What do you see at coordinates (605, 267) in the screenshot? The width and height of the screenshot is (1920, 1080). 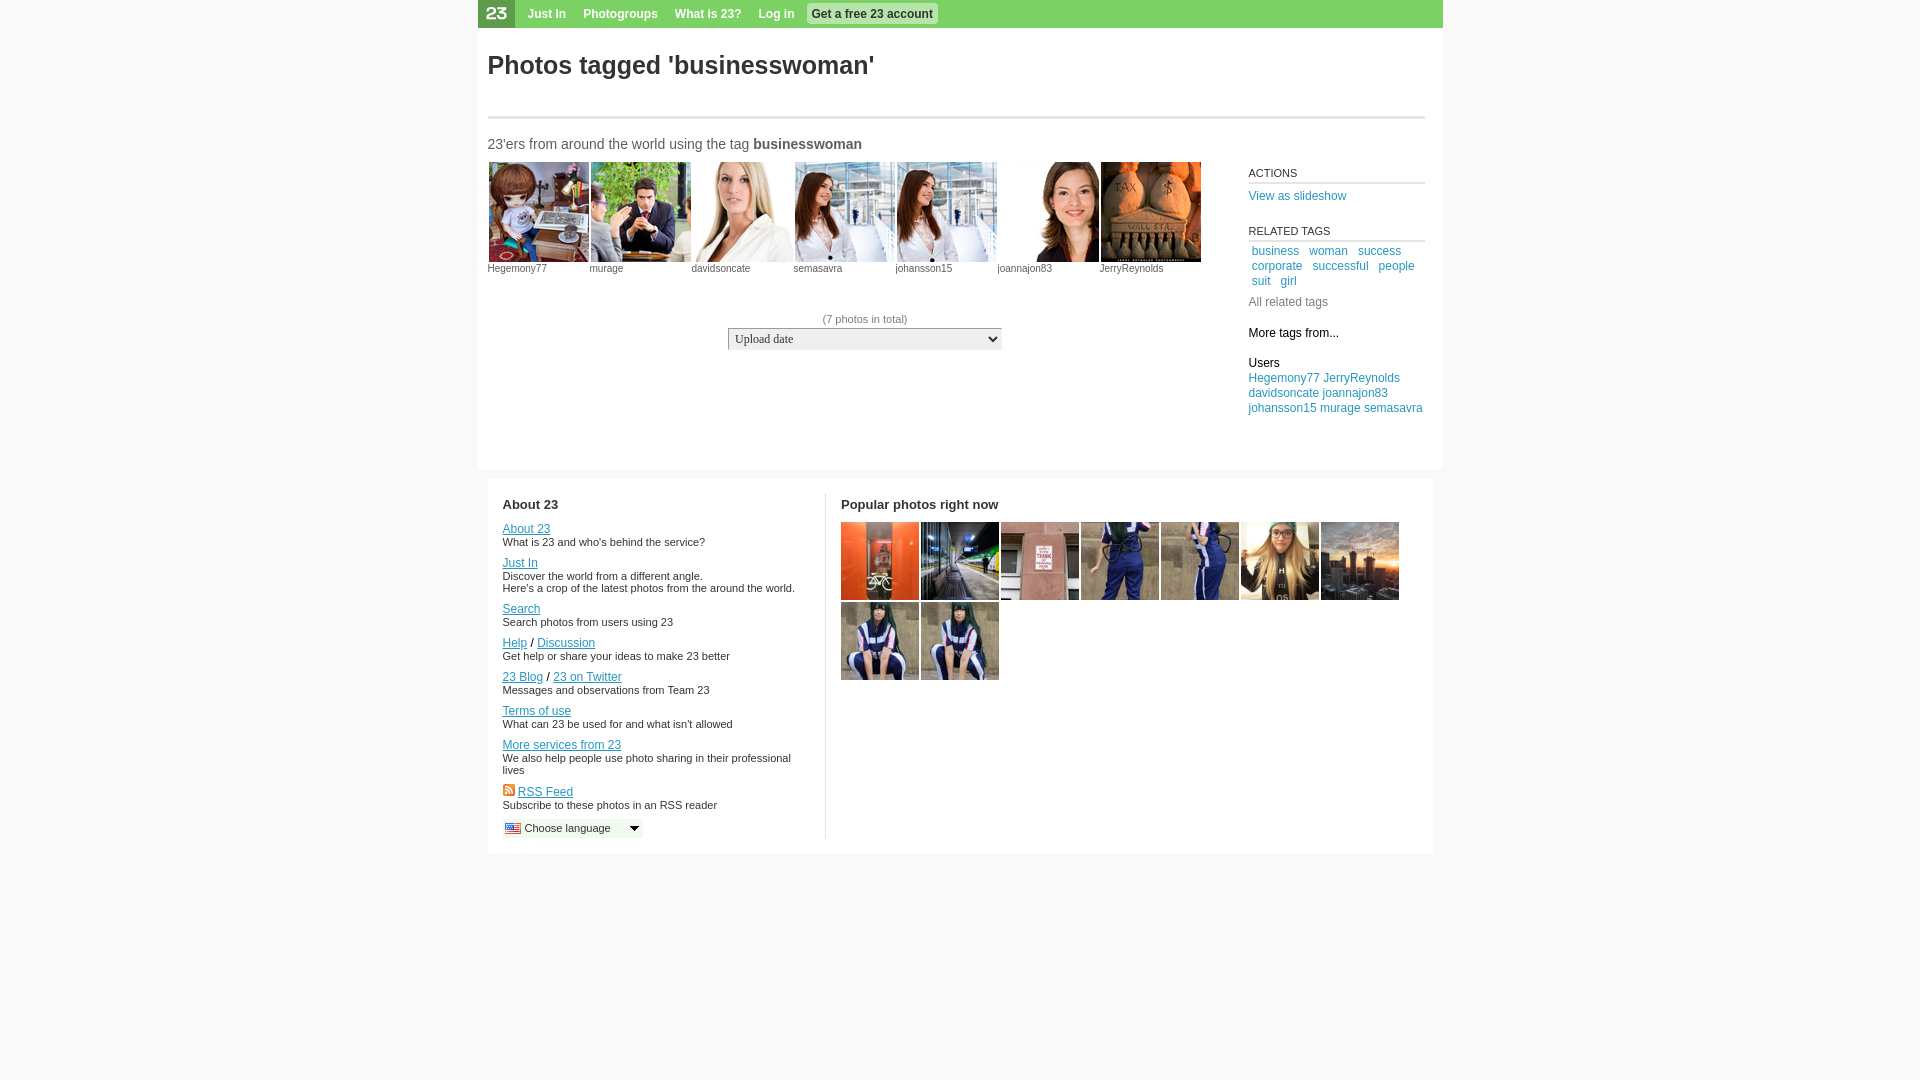 I see `'murage'` at bounding box center [605, 267].